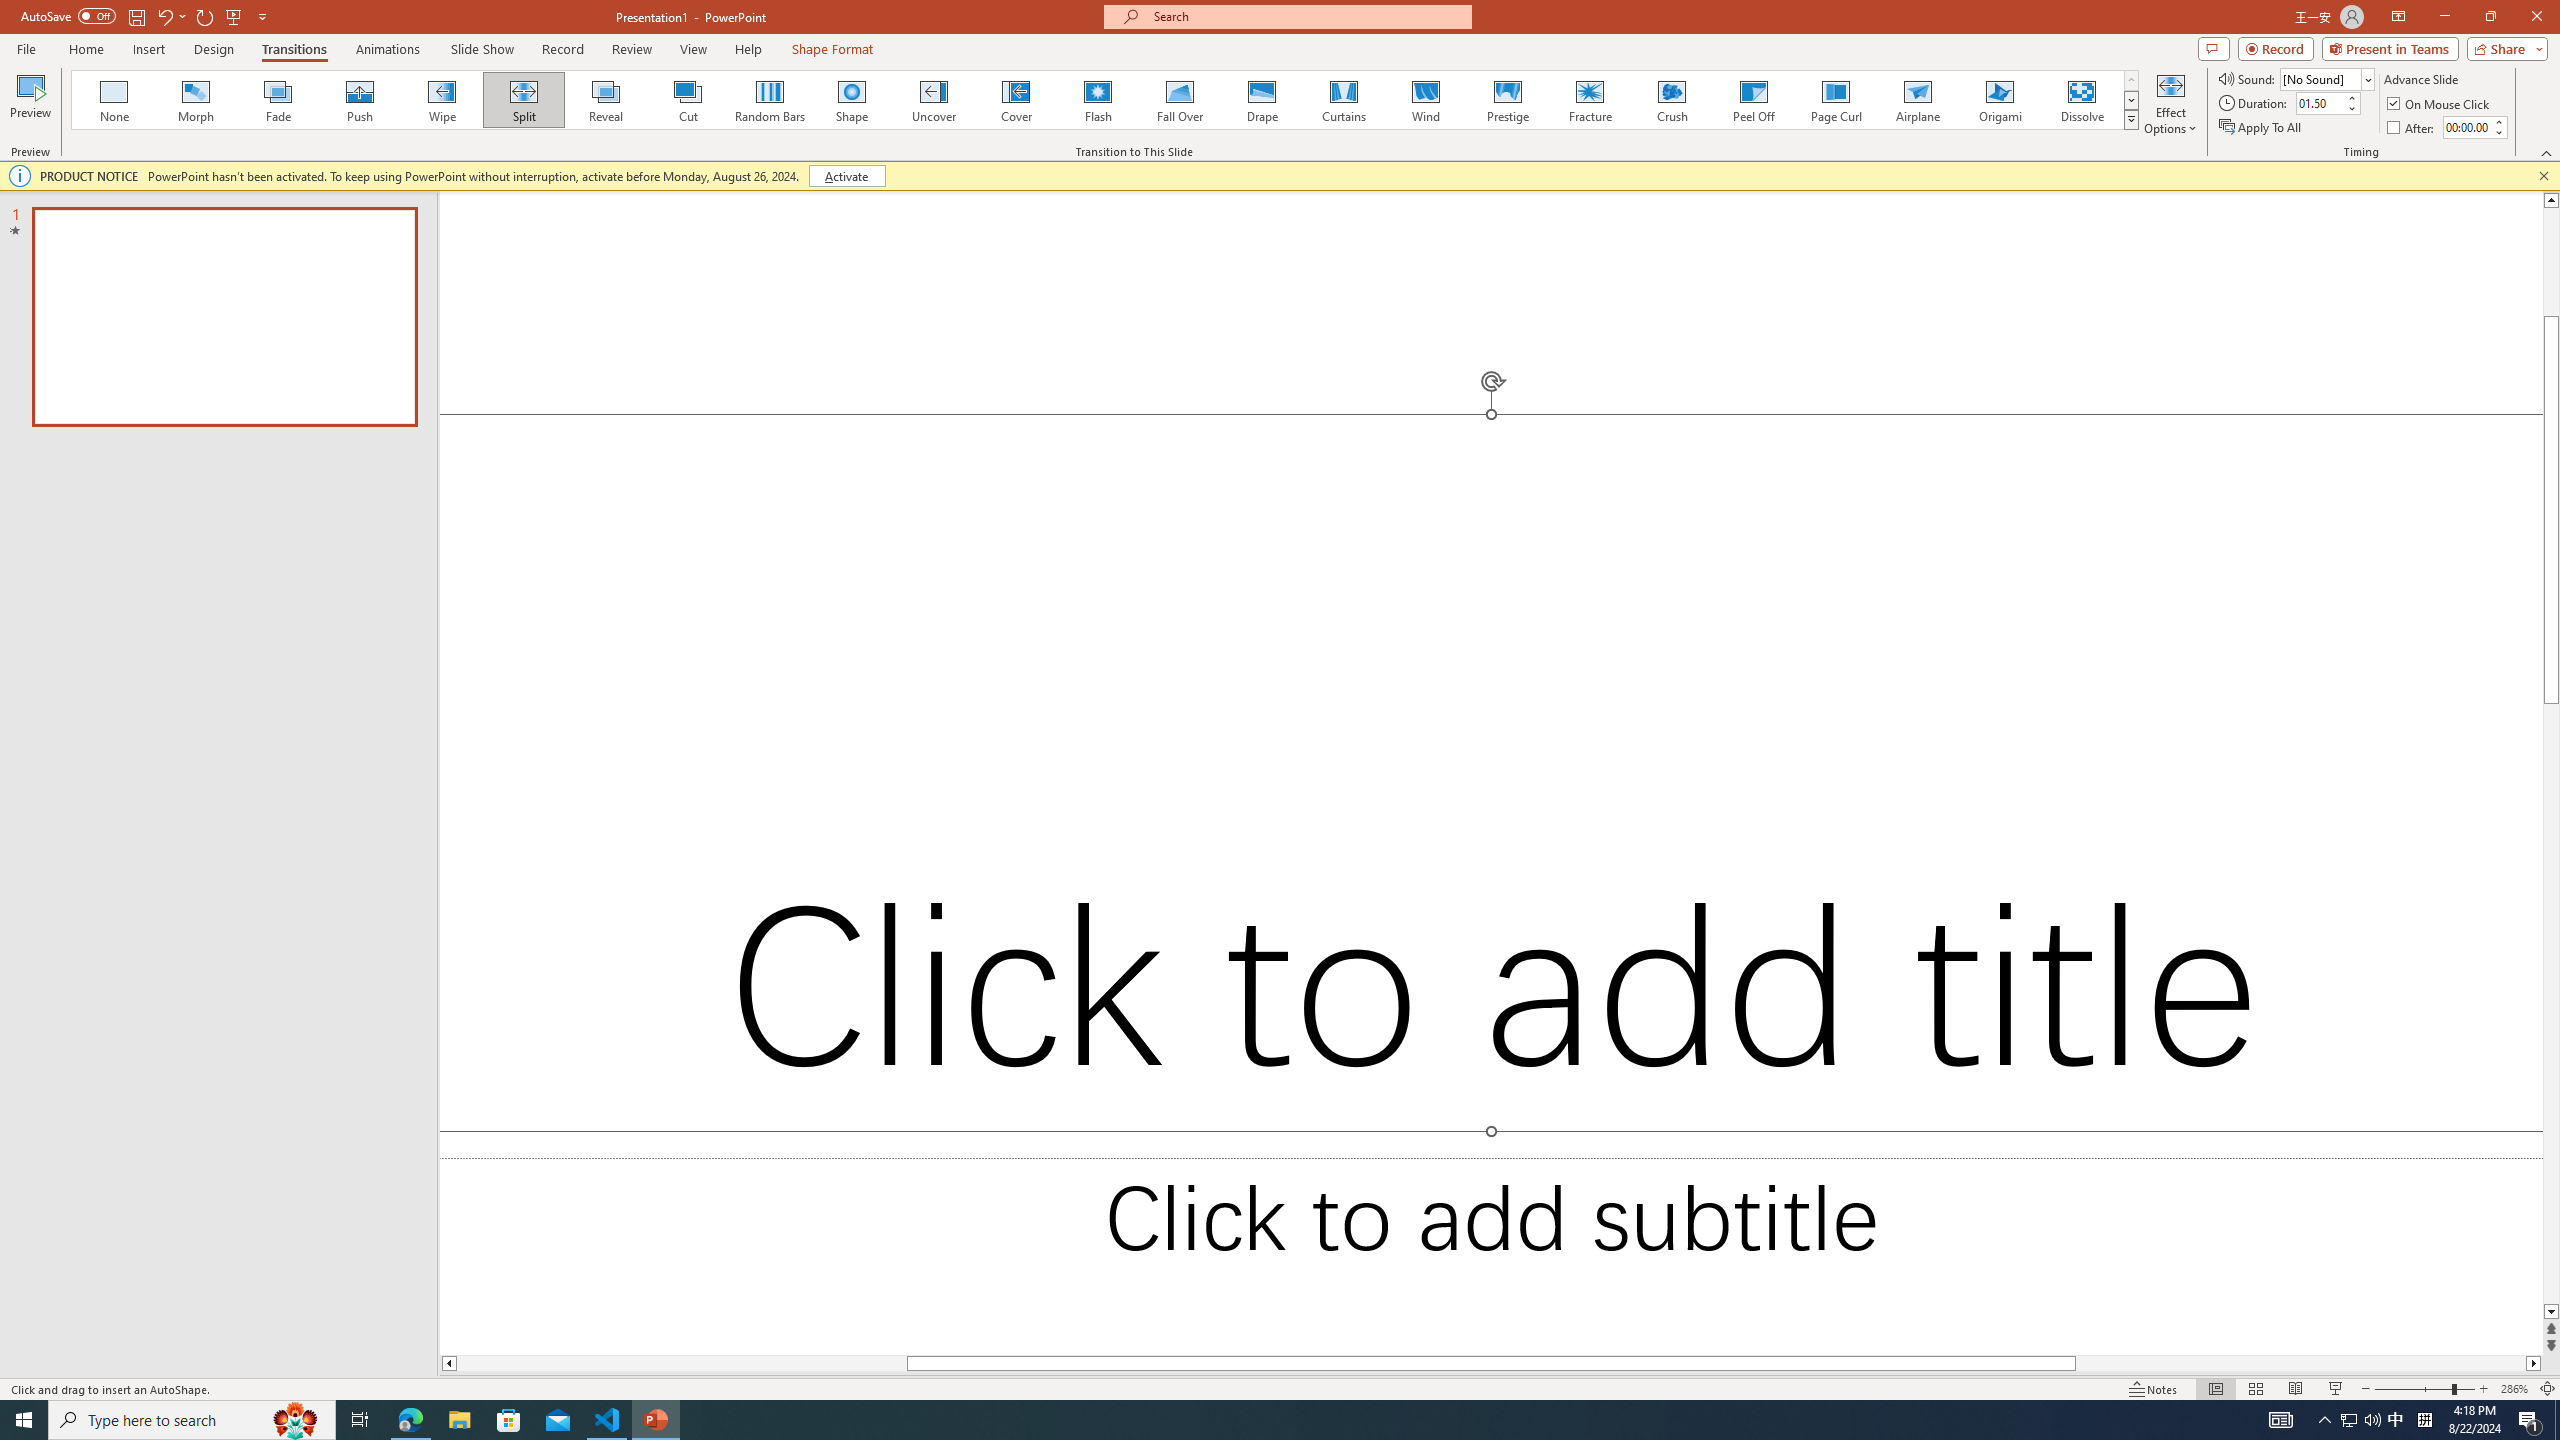 The image size is (2560, 1440). I want to click on 'Crush', so click(1671, 99).